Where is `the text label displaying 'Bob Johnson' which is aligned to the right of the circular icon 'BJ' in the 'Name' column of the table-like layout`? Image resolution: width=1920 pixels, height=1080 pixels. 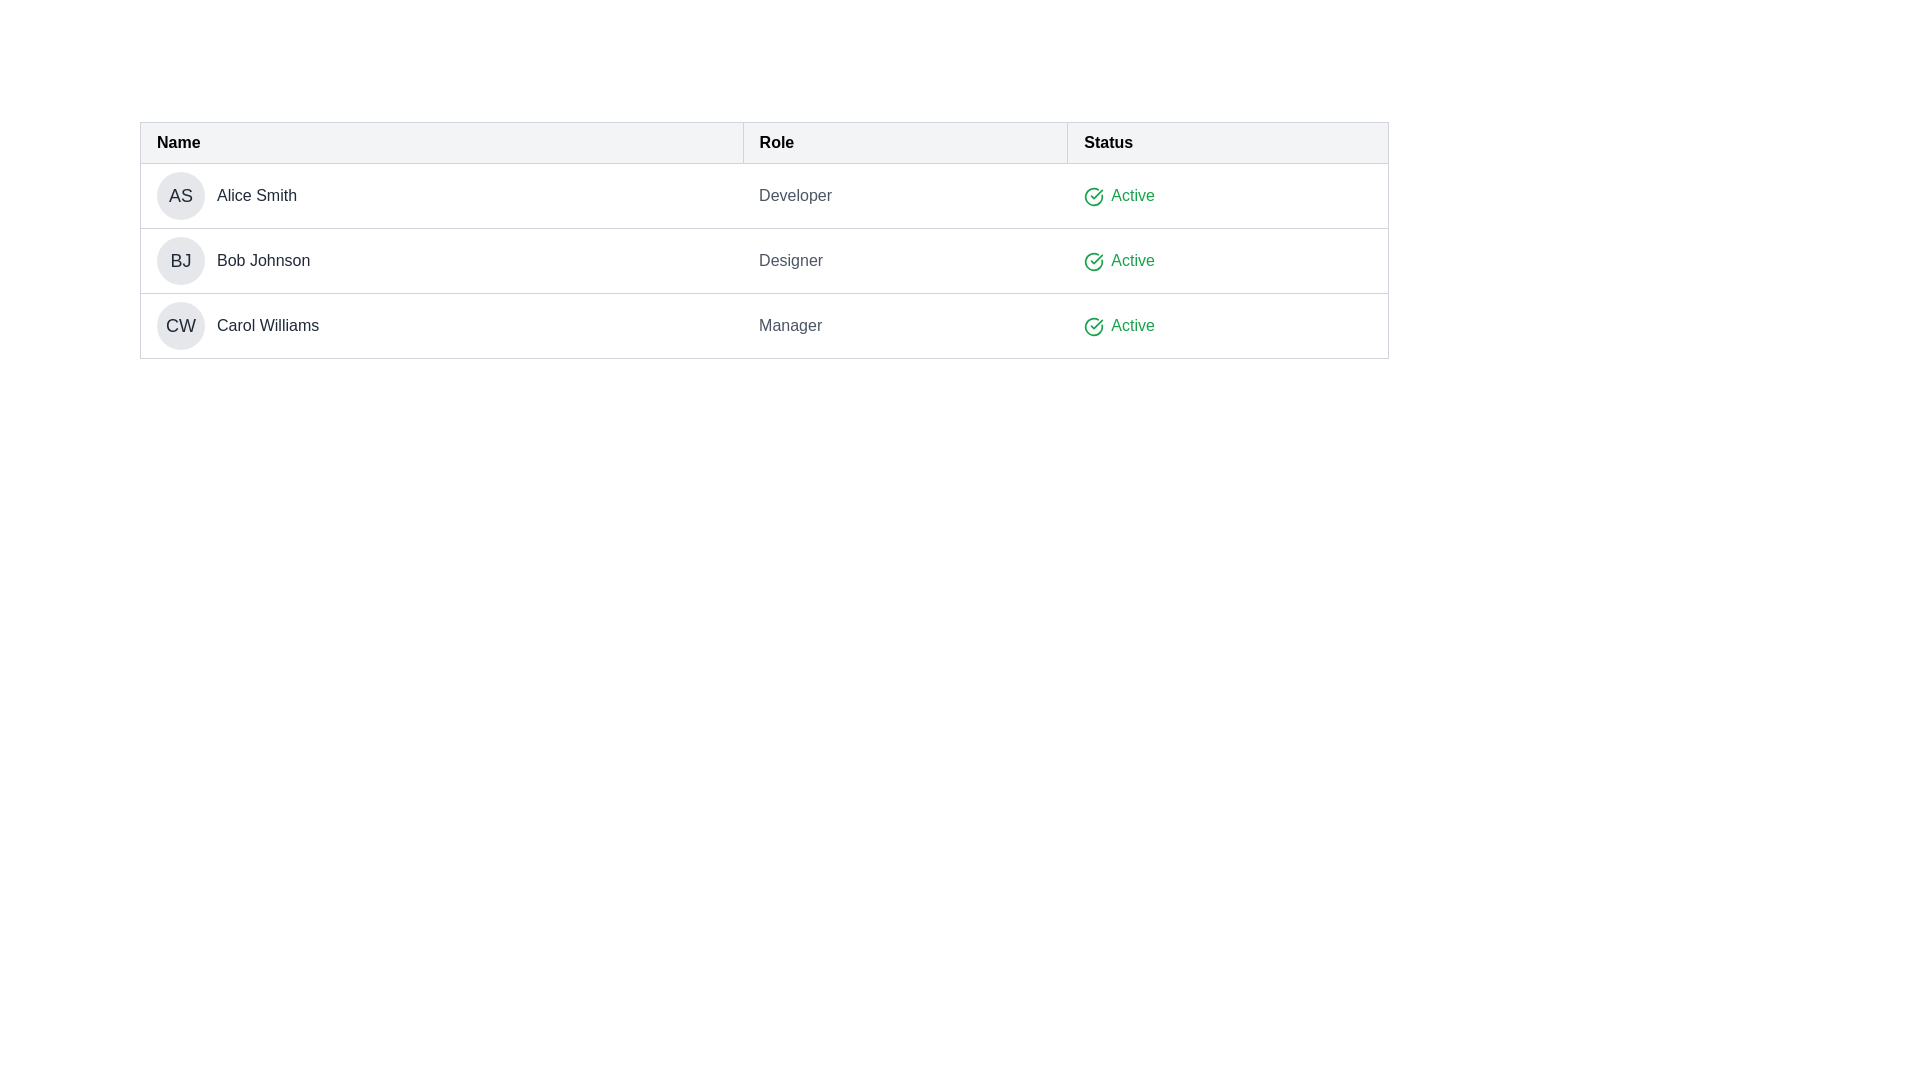 the text label displaying 'Bob Johnson' which is aligned to the right of the circular icon 'BJ' in the 'Name' column of the table-like layout is located at coordinates (262, 260).